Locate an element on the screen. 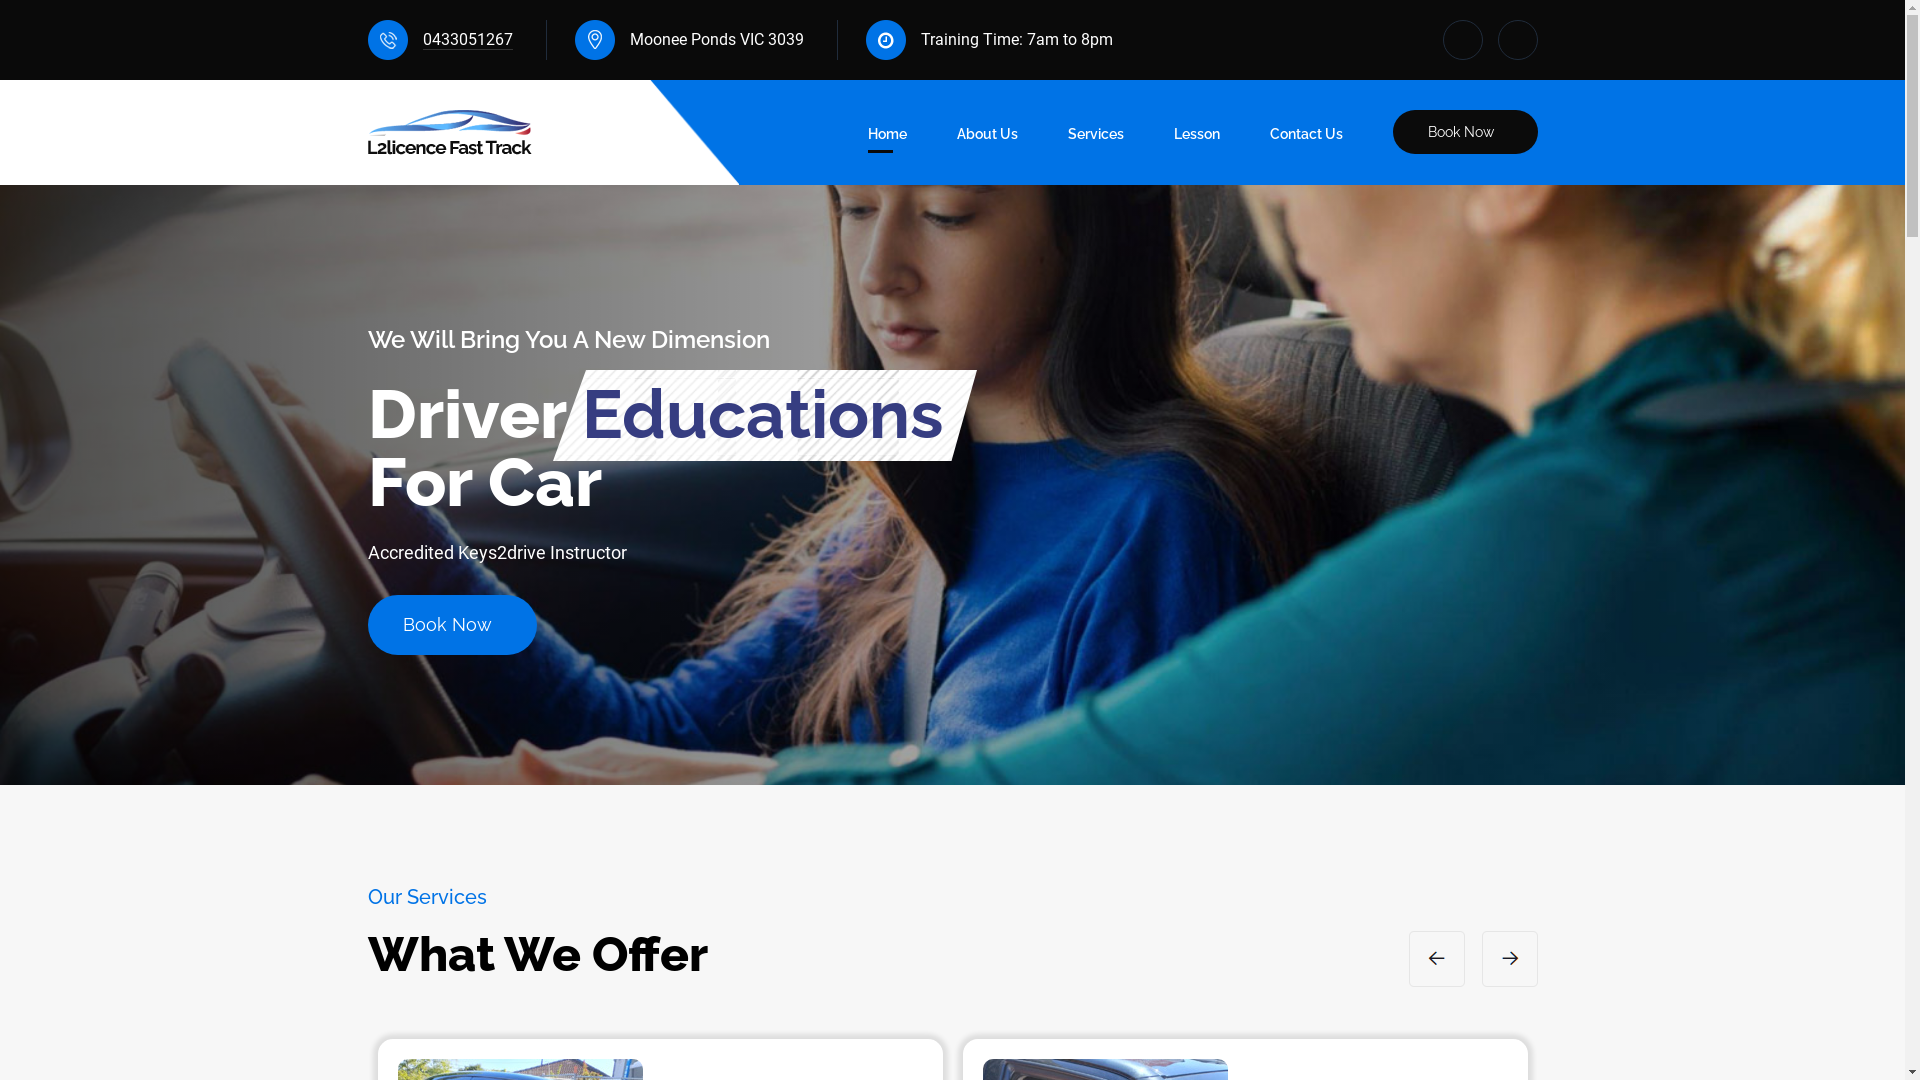  'PREVIOUS' is located at coordinates (1435, 958).